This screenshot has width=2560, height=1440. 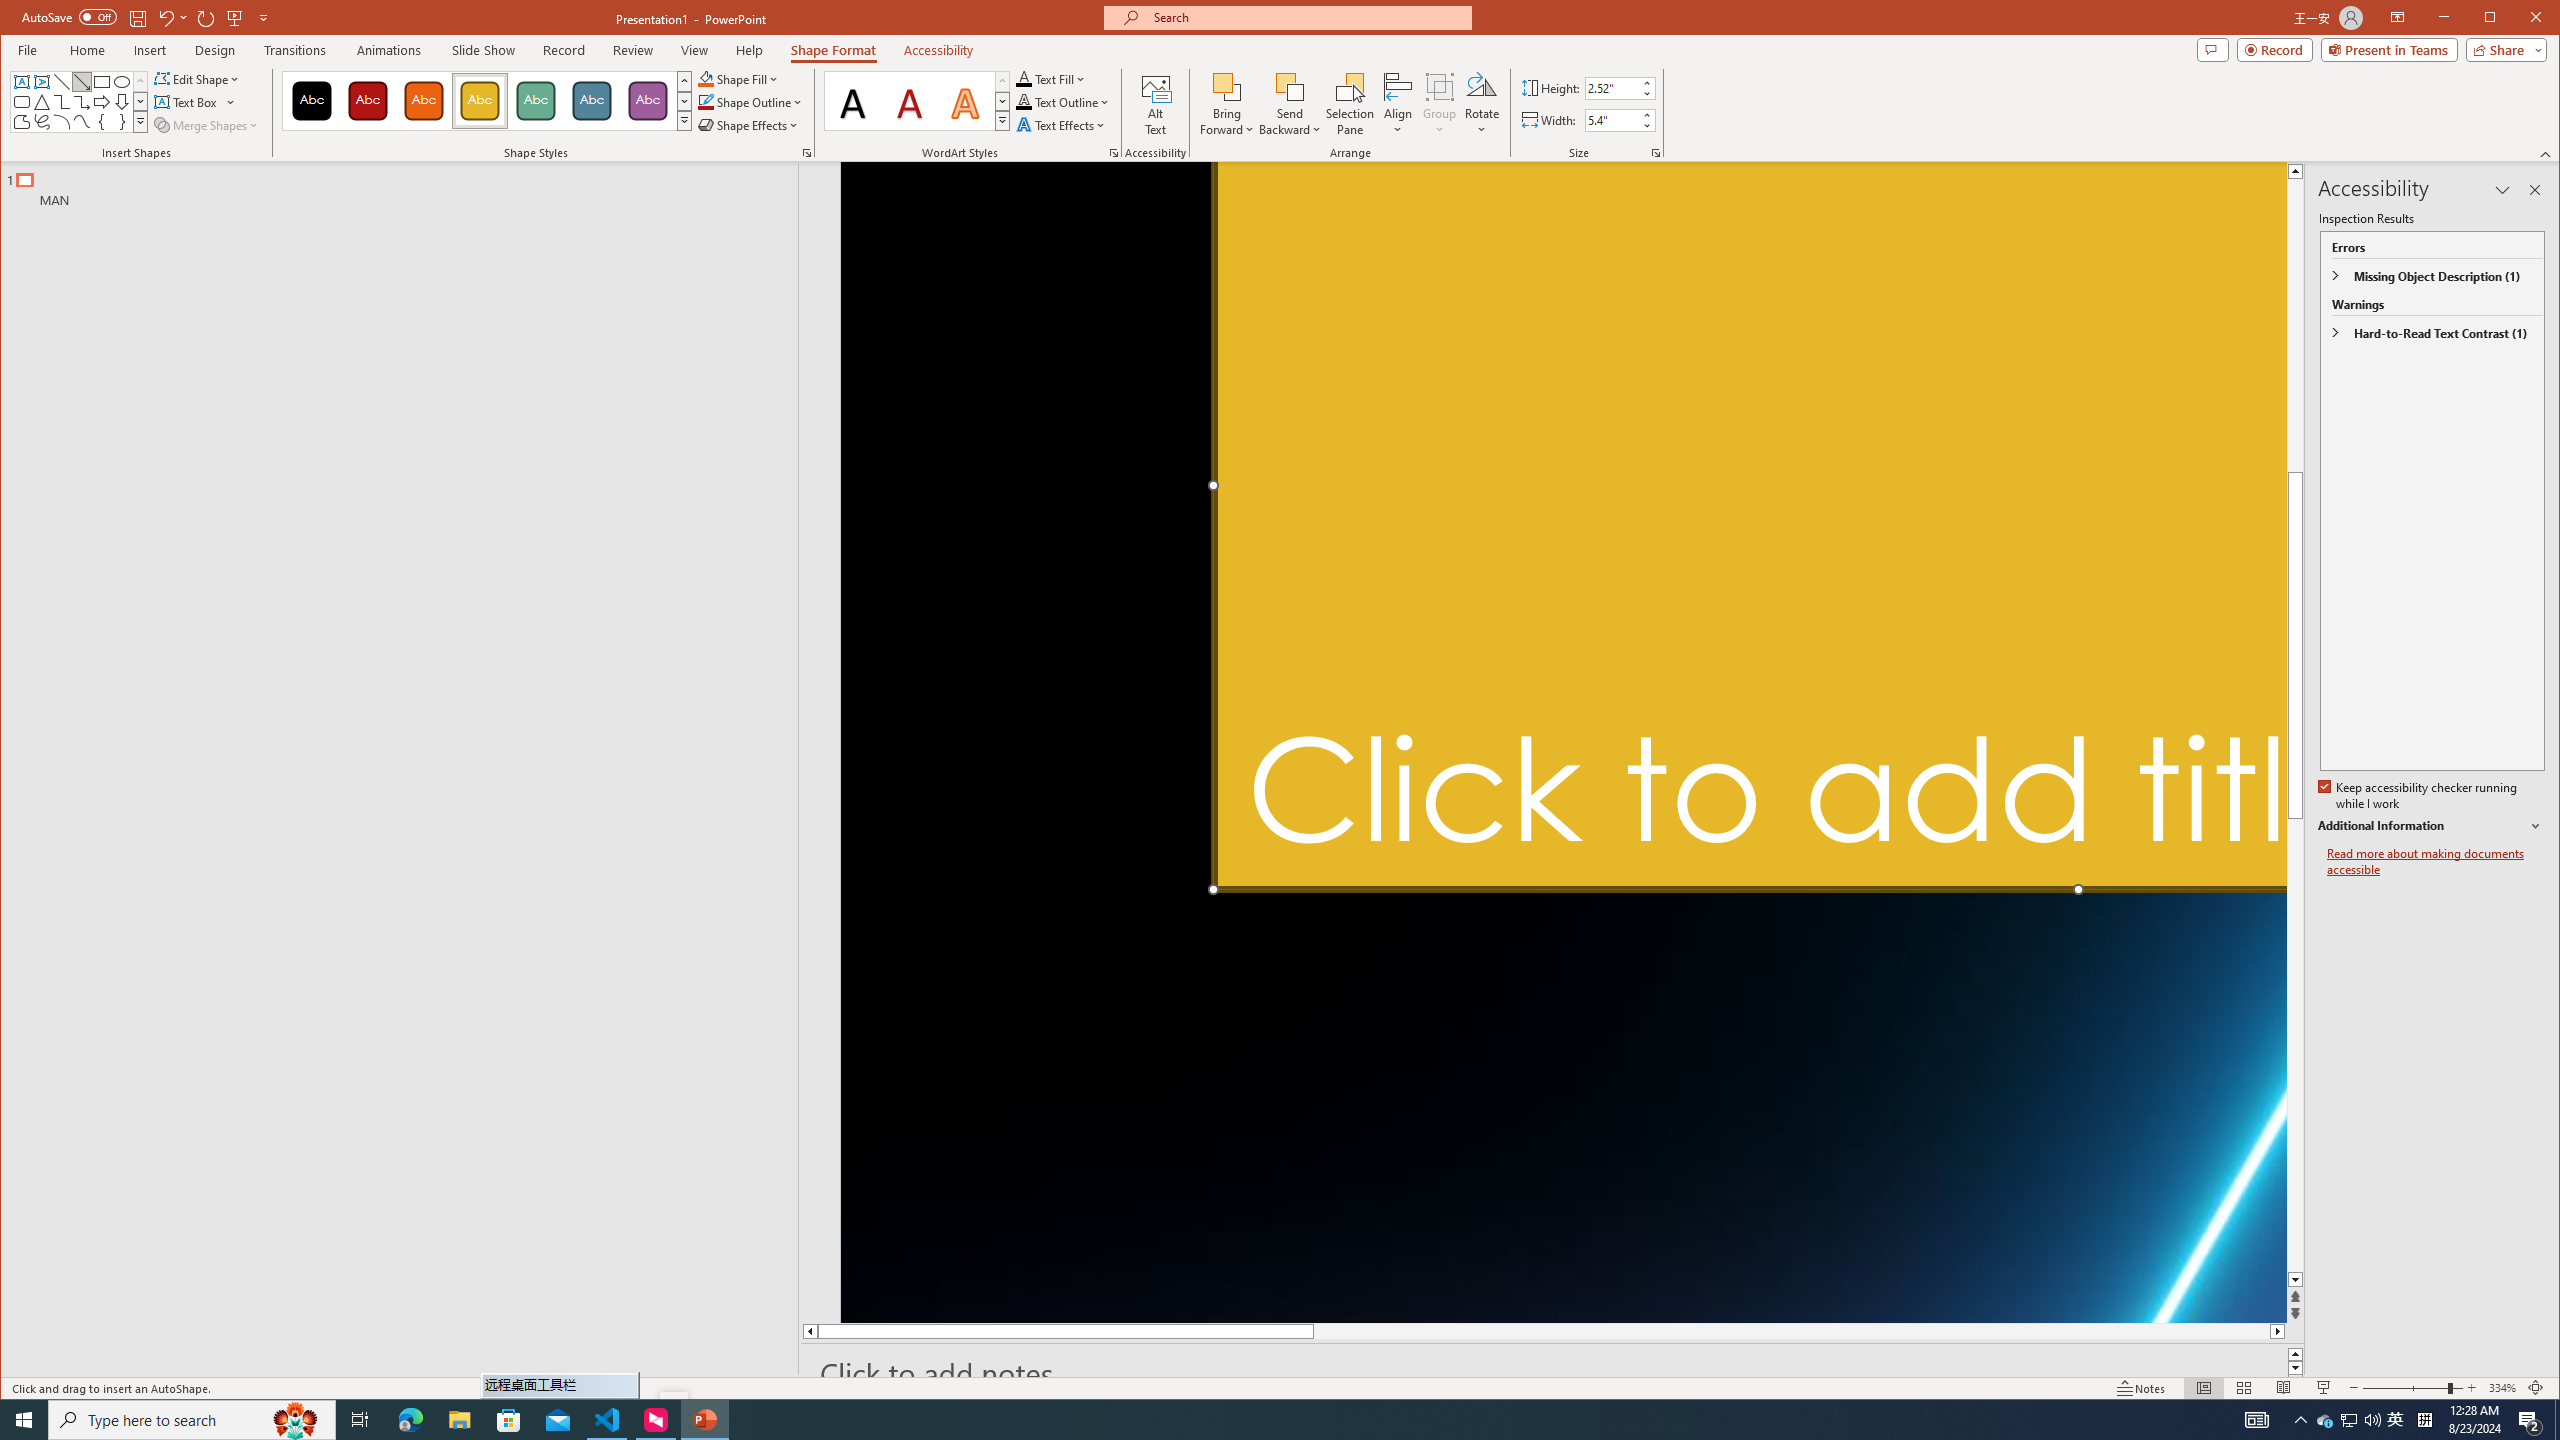 I want to click on 'Send Backward', so click(x=1289, y=103).